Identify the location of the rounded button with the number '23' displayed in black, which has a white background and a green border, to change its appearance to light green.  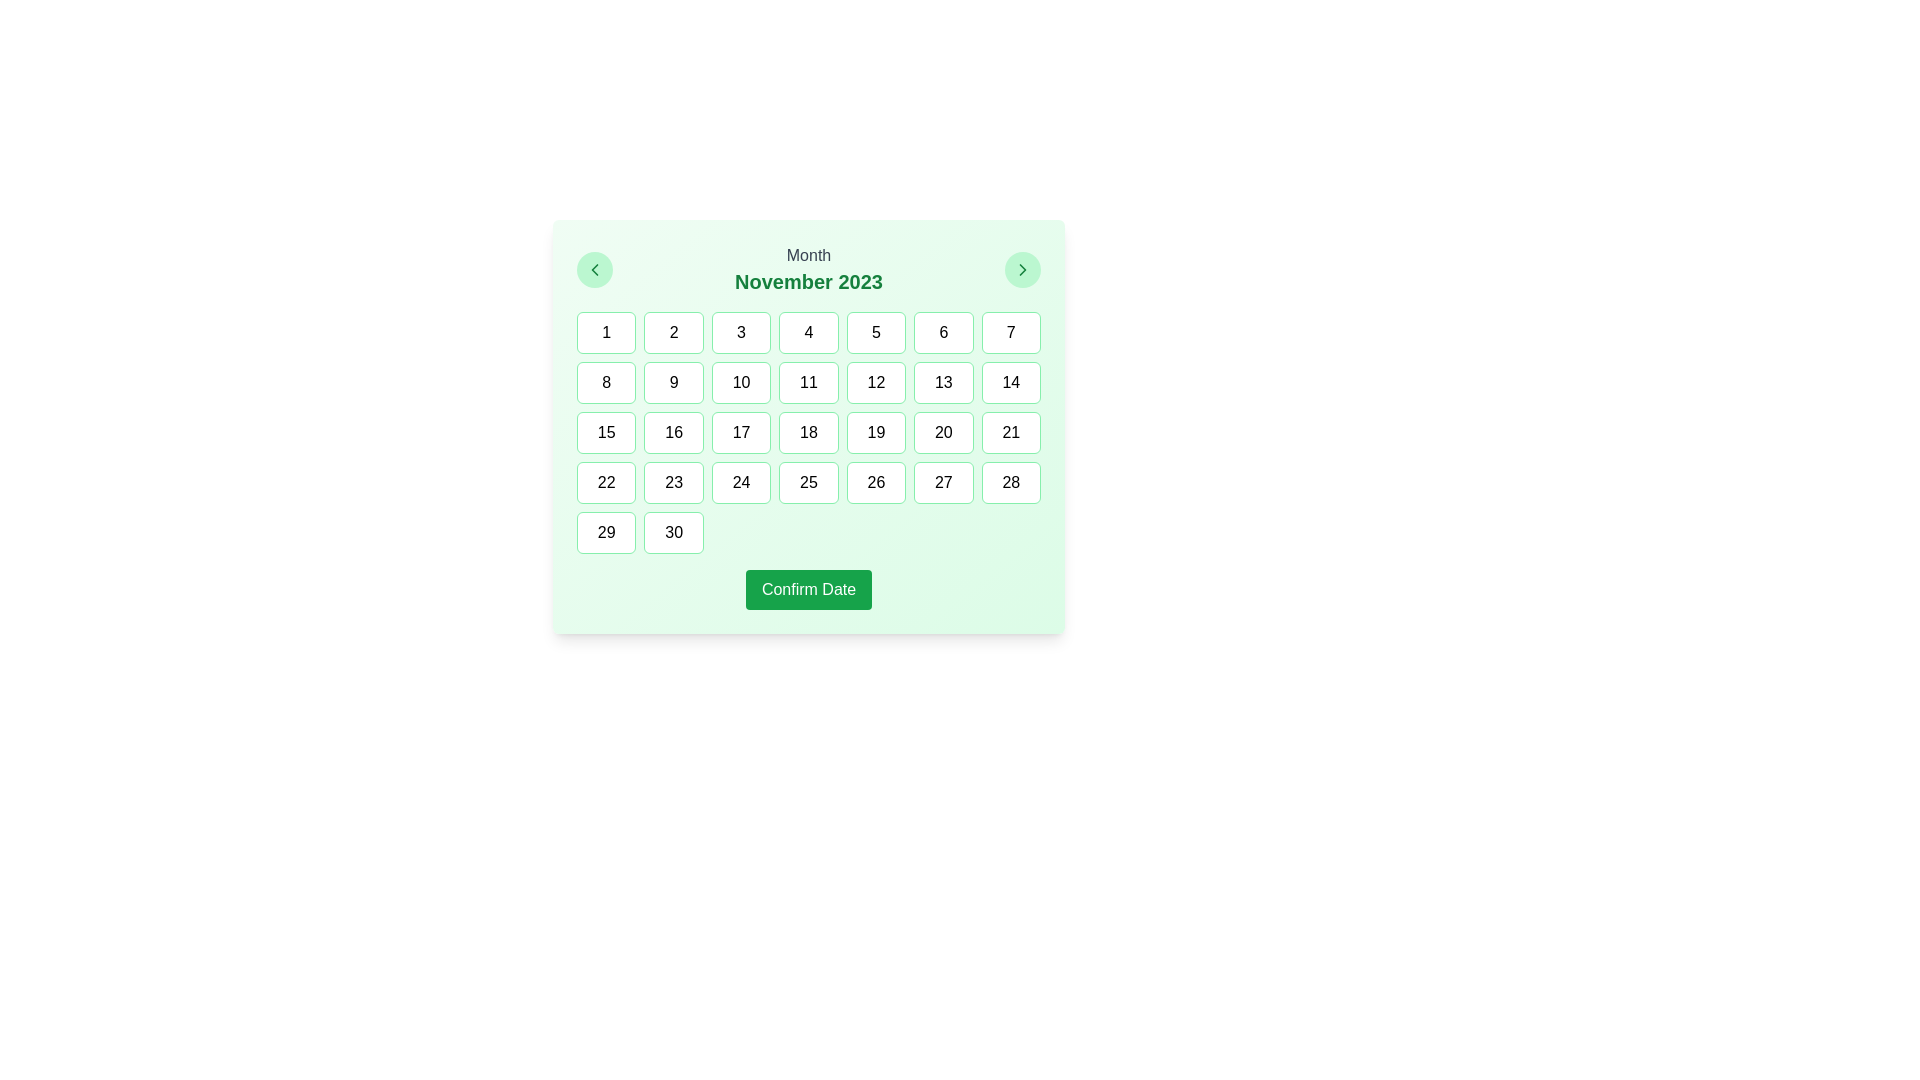
(674, 482).